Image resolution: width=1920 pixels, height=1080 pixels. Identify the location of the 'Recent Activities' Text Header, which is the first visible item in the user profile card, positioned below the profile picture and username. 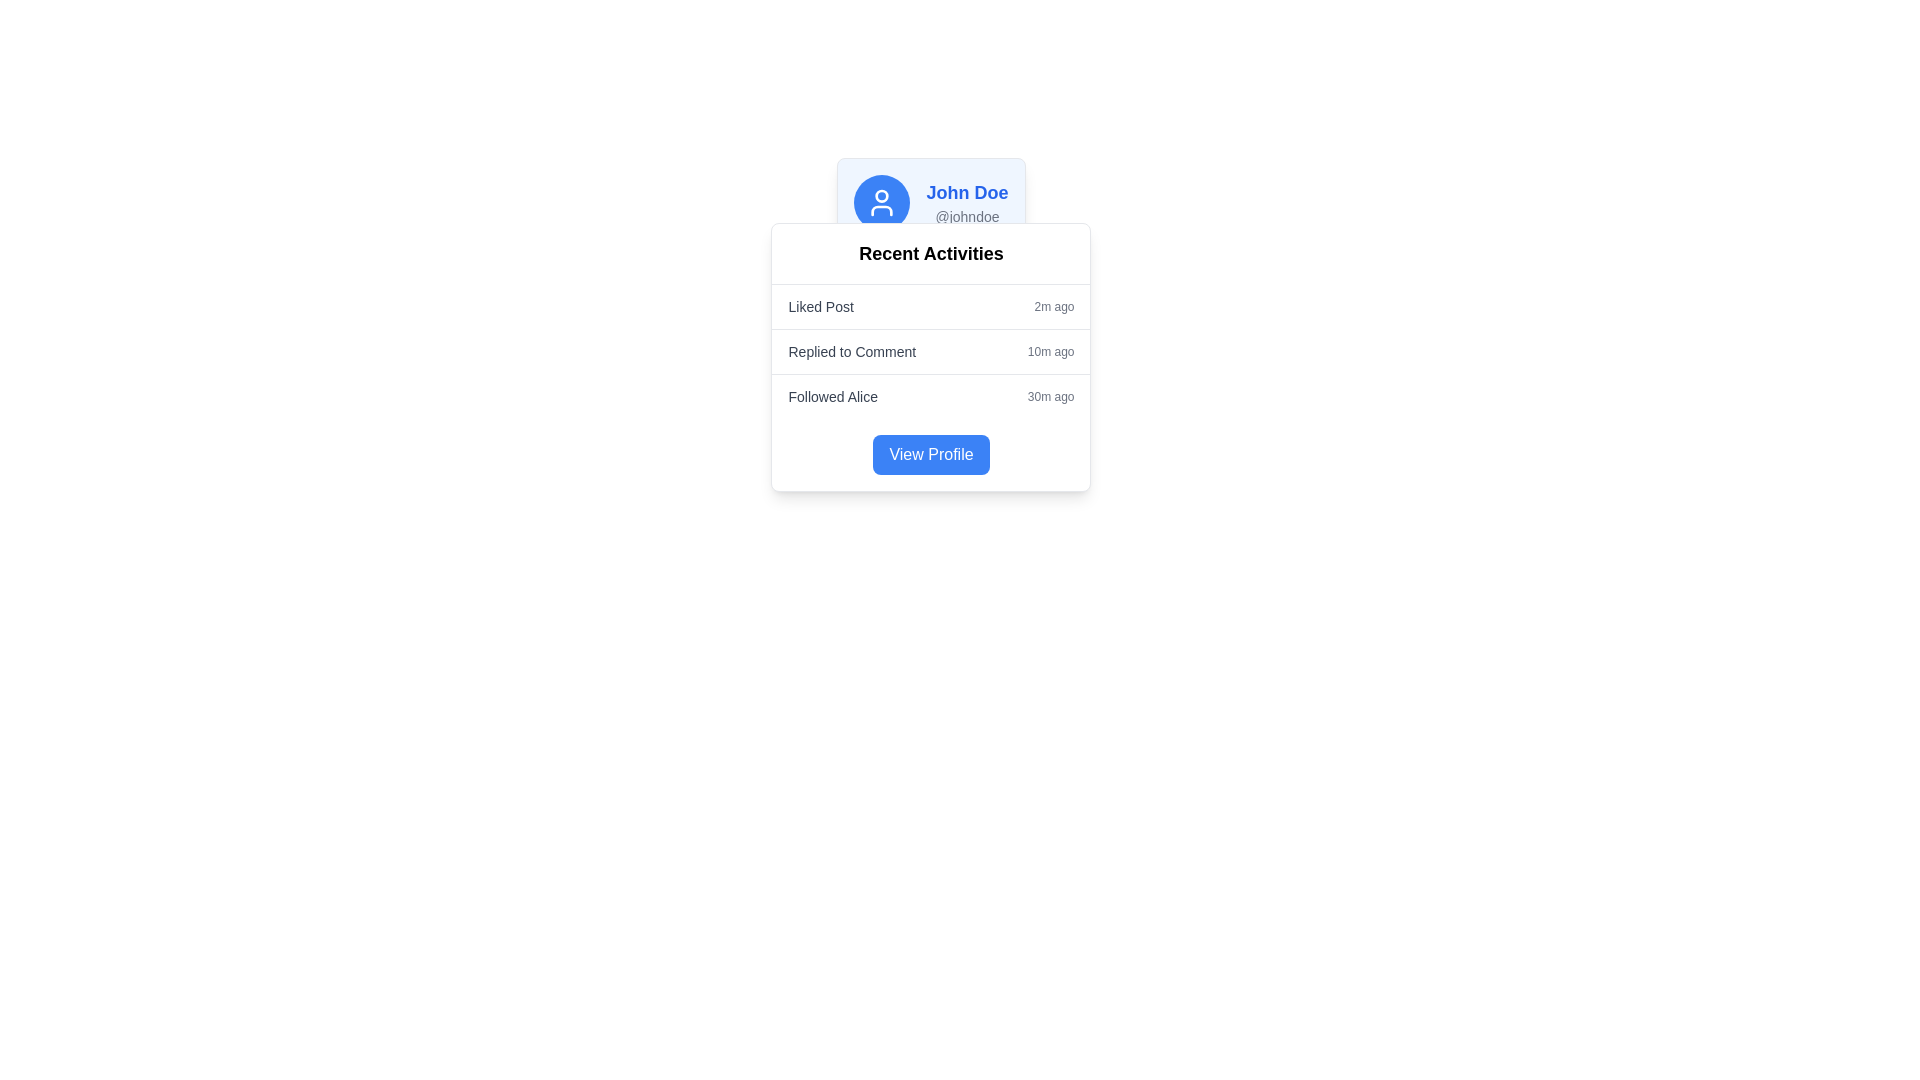
(930, 253).